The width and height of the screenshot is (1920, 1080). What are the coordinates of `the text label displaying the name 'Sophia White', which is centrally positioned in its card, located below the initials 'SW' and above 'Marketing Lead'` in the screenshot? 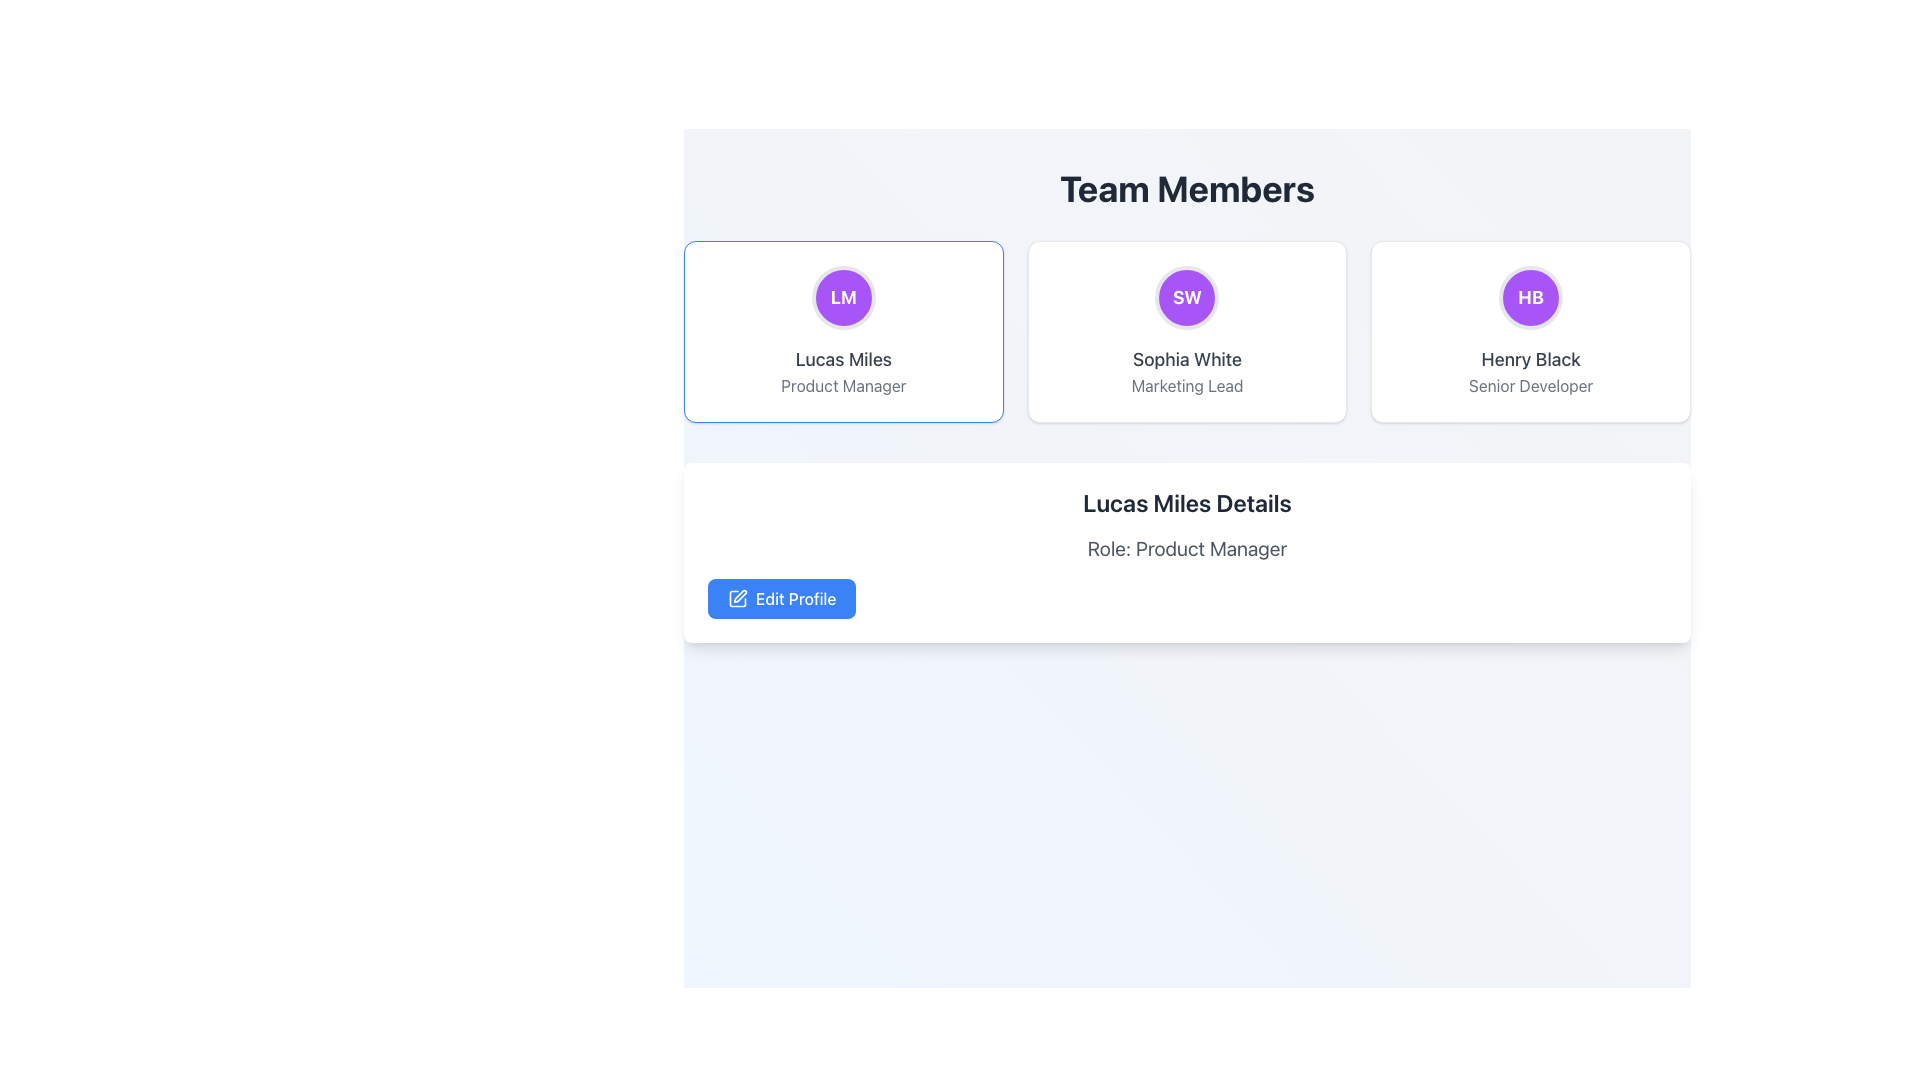 It's located at (1187, 358).